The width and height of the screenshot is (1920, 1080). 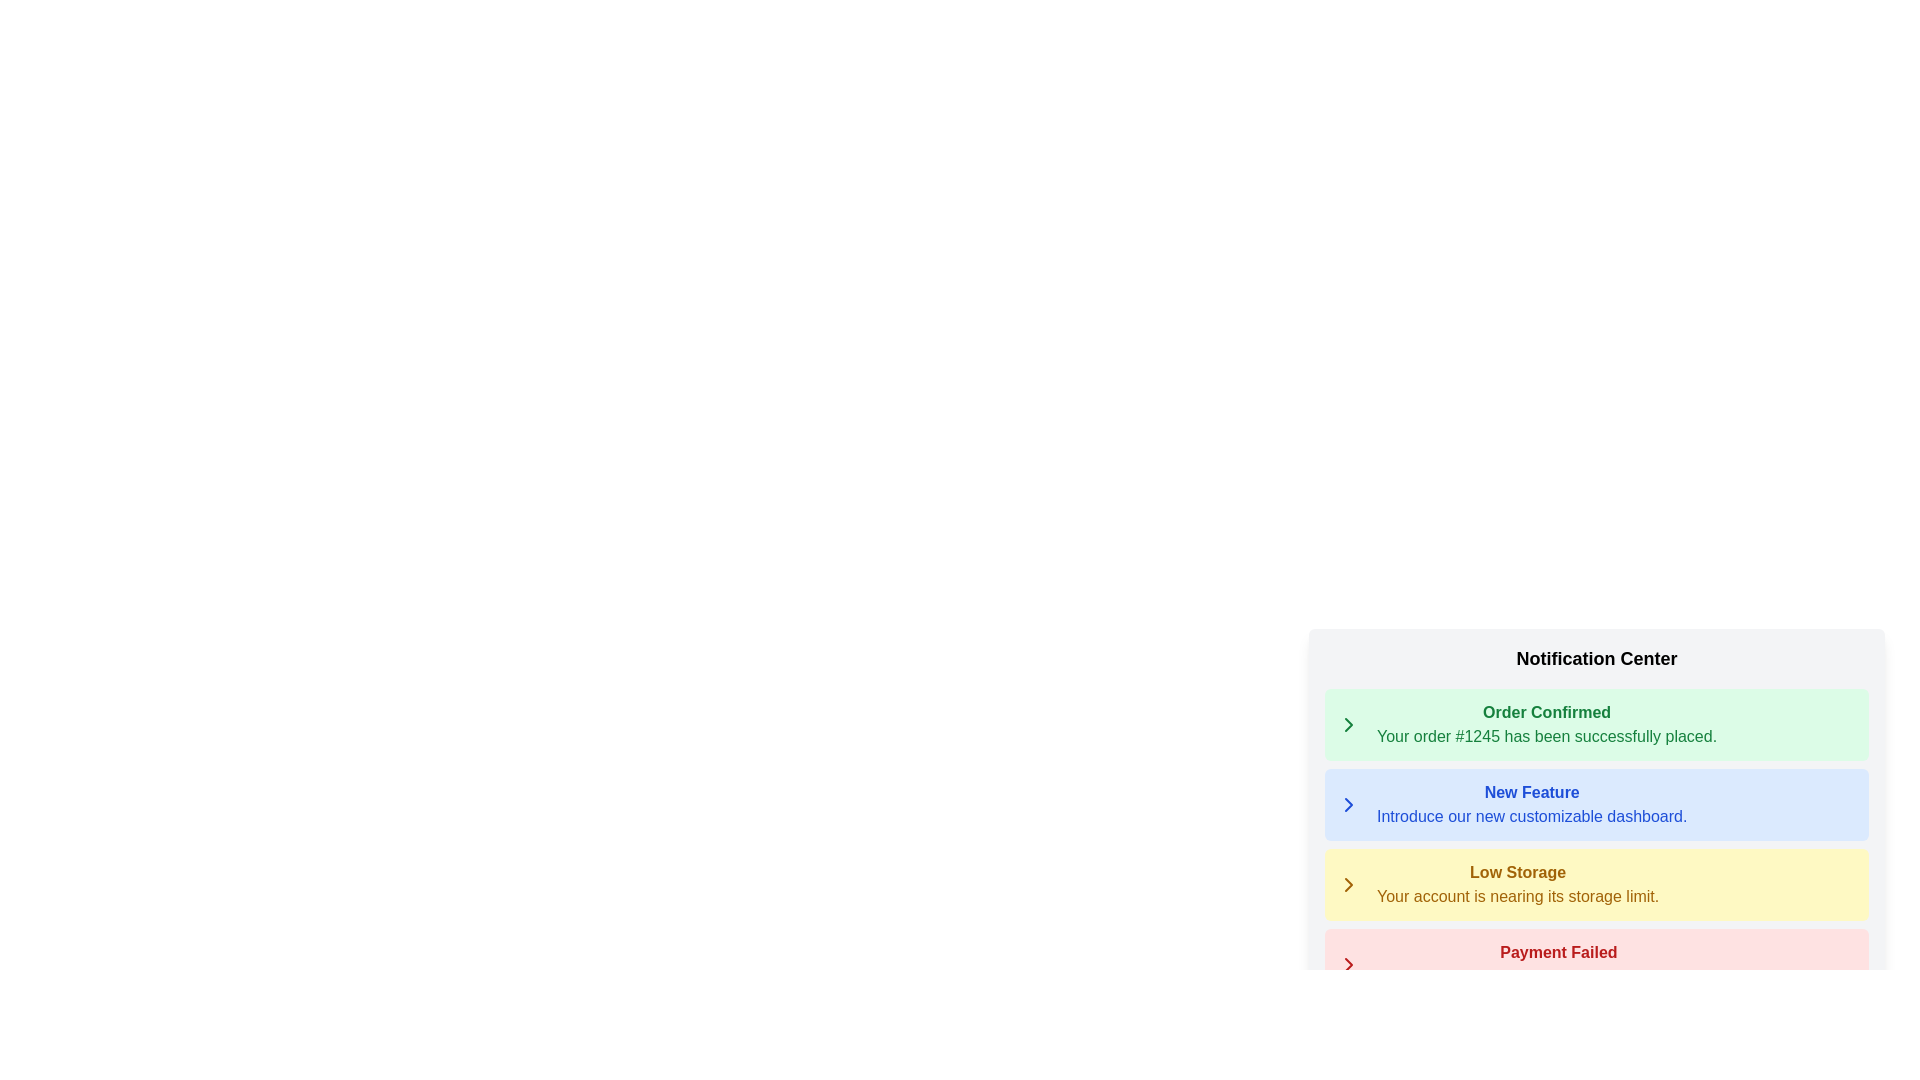 What do you see at coordinates (1545, 712) in the screenshot?
I see `the 'Order Confirmed' text label, which is prominently displayed in a green background and serves as a title within the Notification Center` at bounding box center [1545, 712].